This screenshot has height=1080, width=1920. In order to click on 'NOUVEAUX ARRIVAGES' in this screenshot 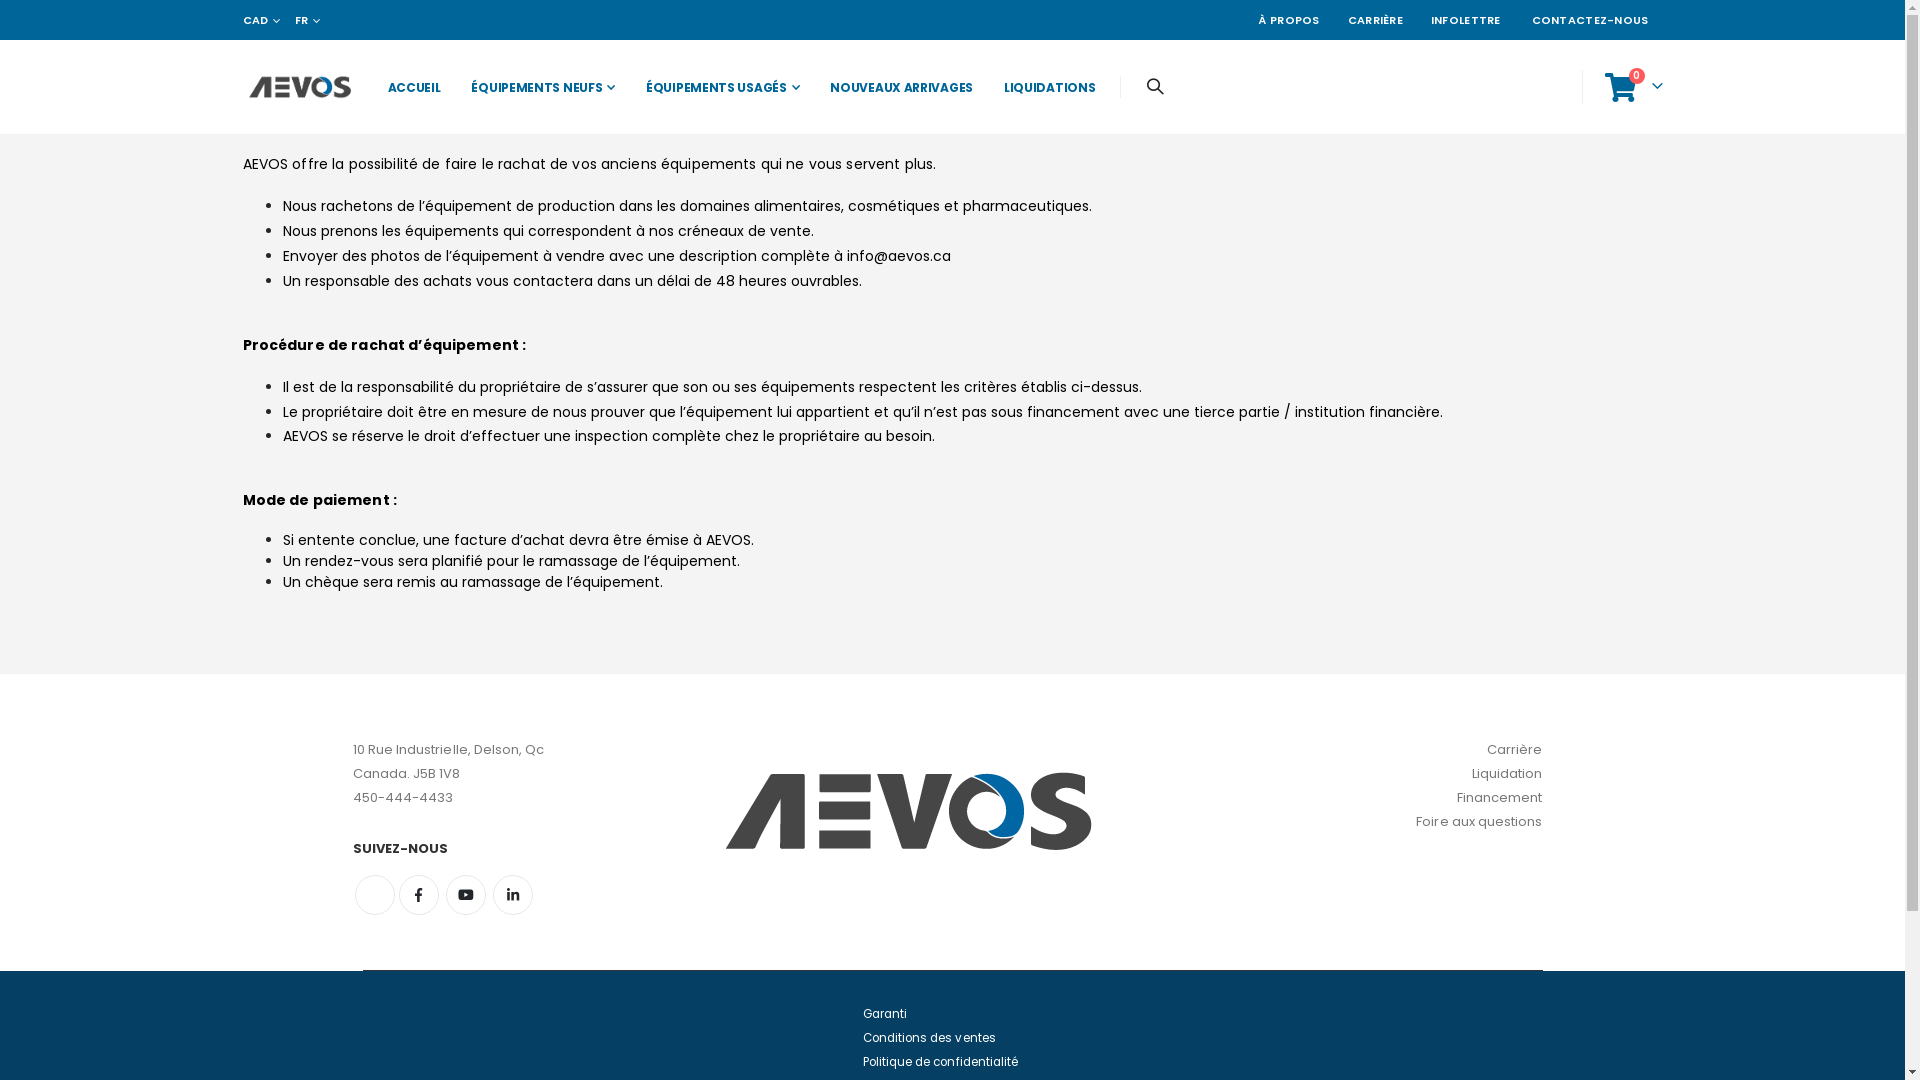, I will do `click(895, 86)`.